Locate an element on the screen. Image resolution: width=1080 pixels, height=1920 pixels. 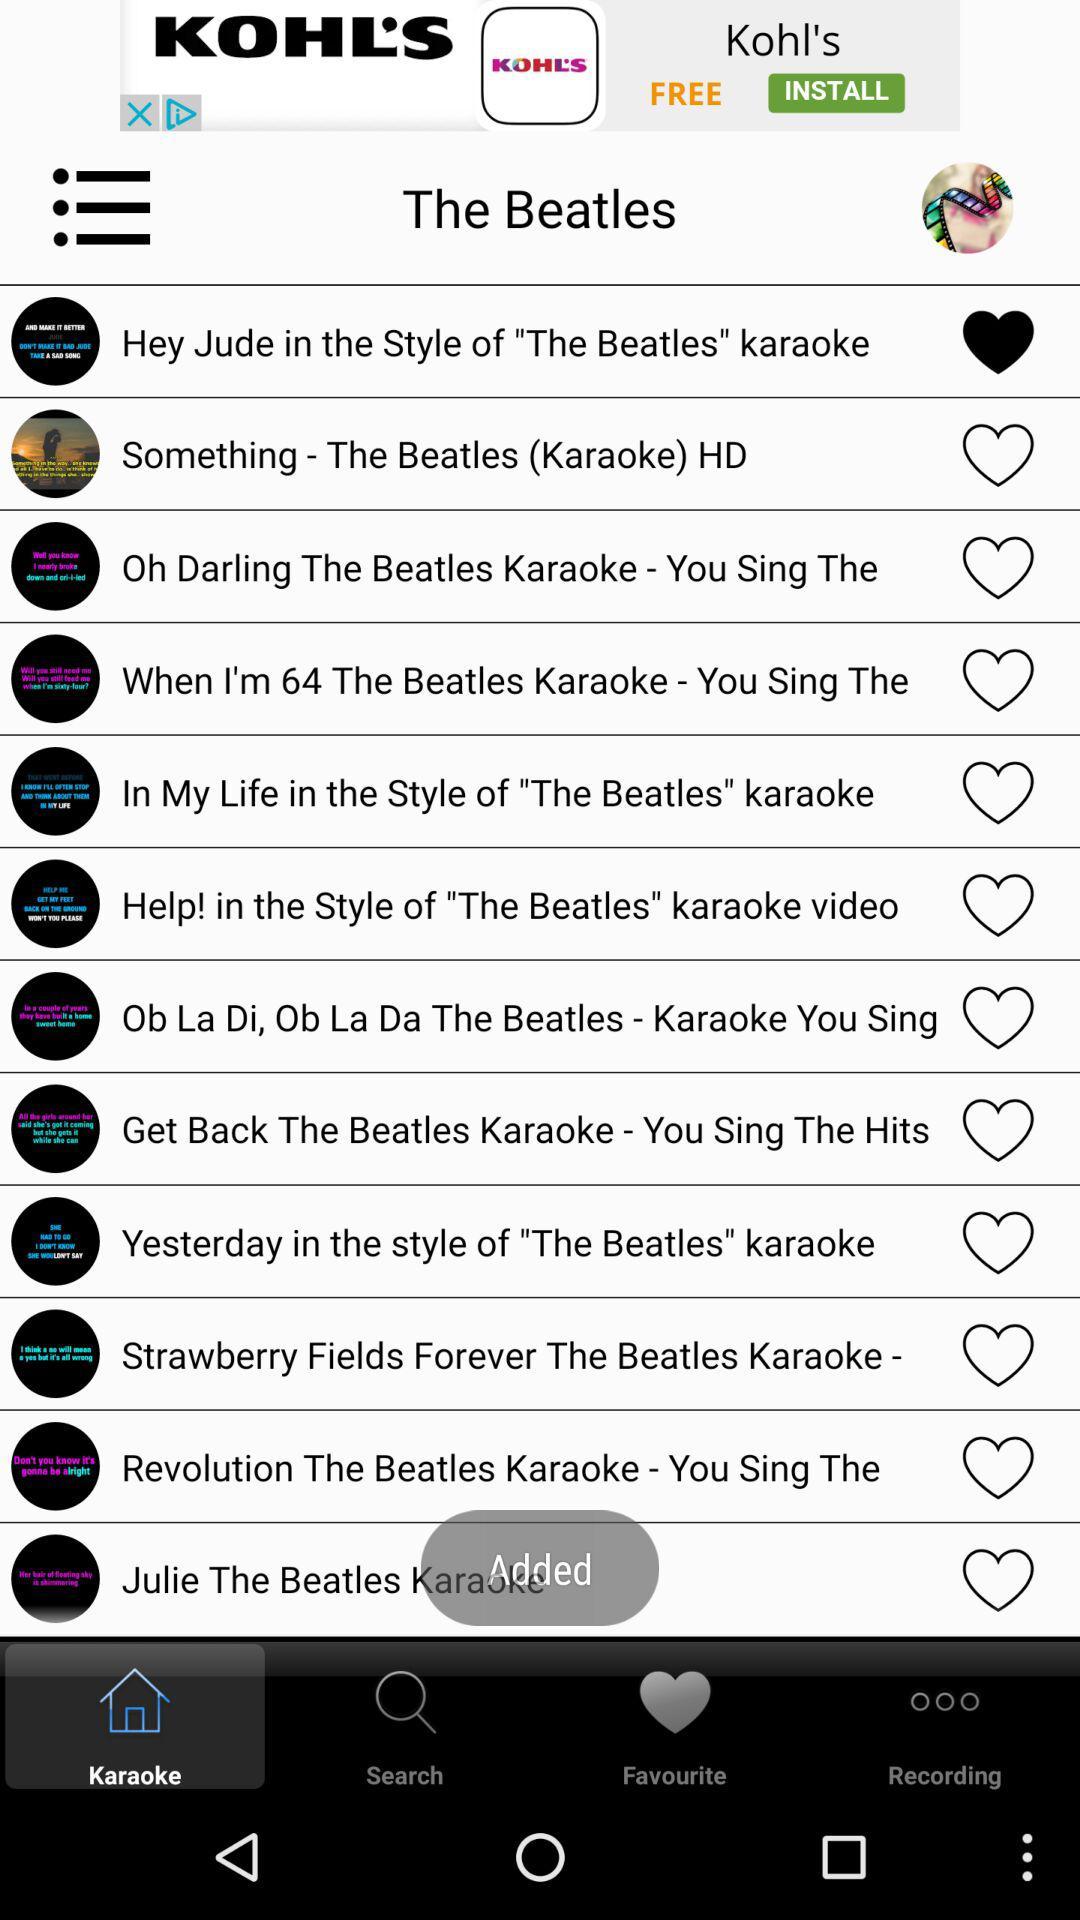
banner advertisement is located at coordinates (540, 65).